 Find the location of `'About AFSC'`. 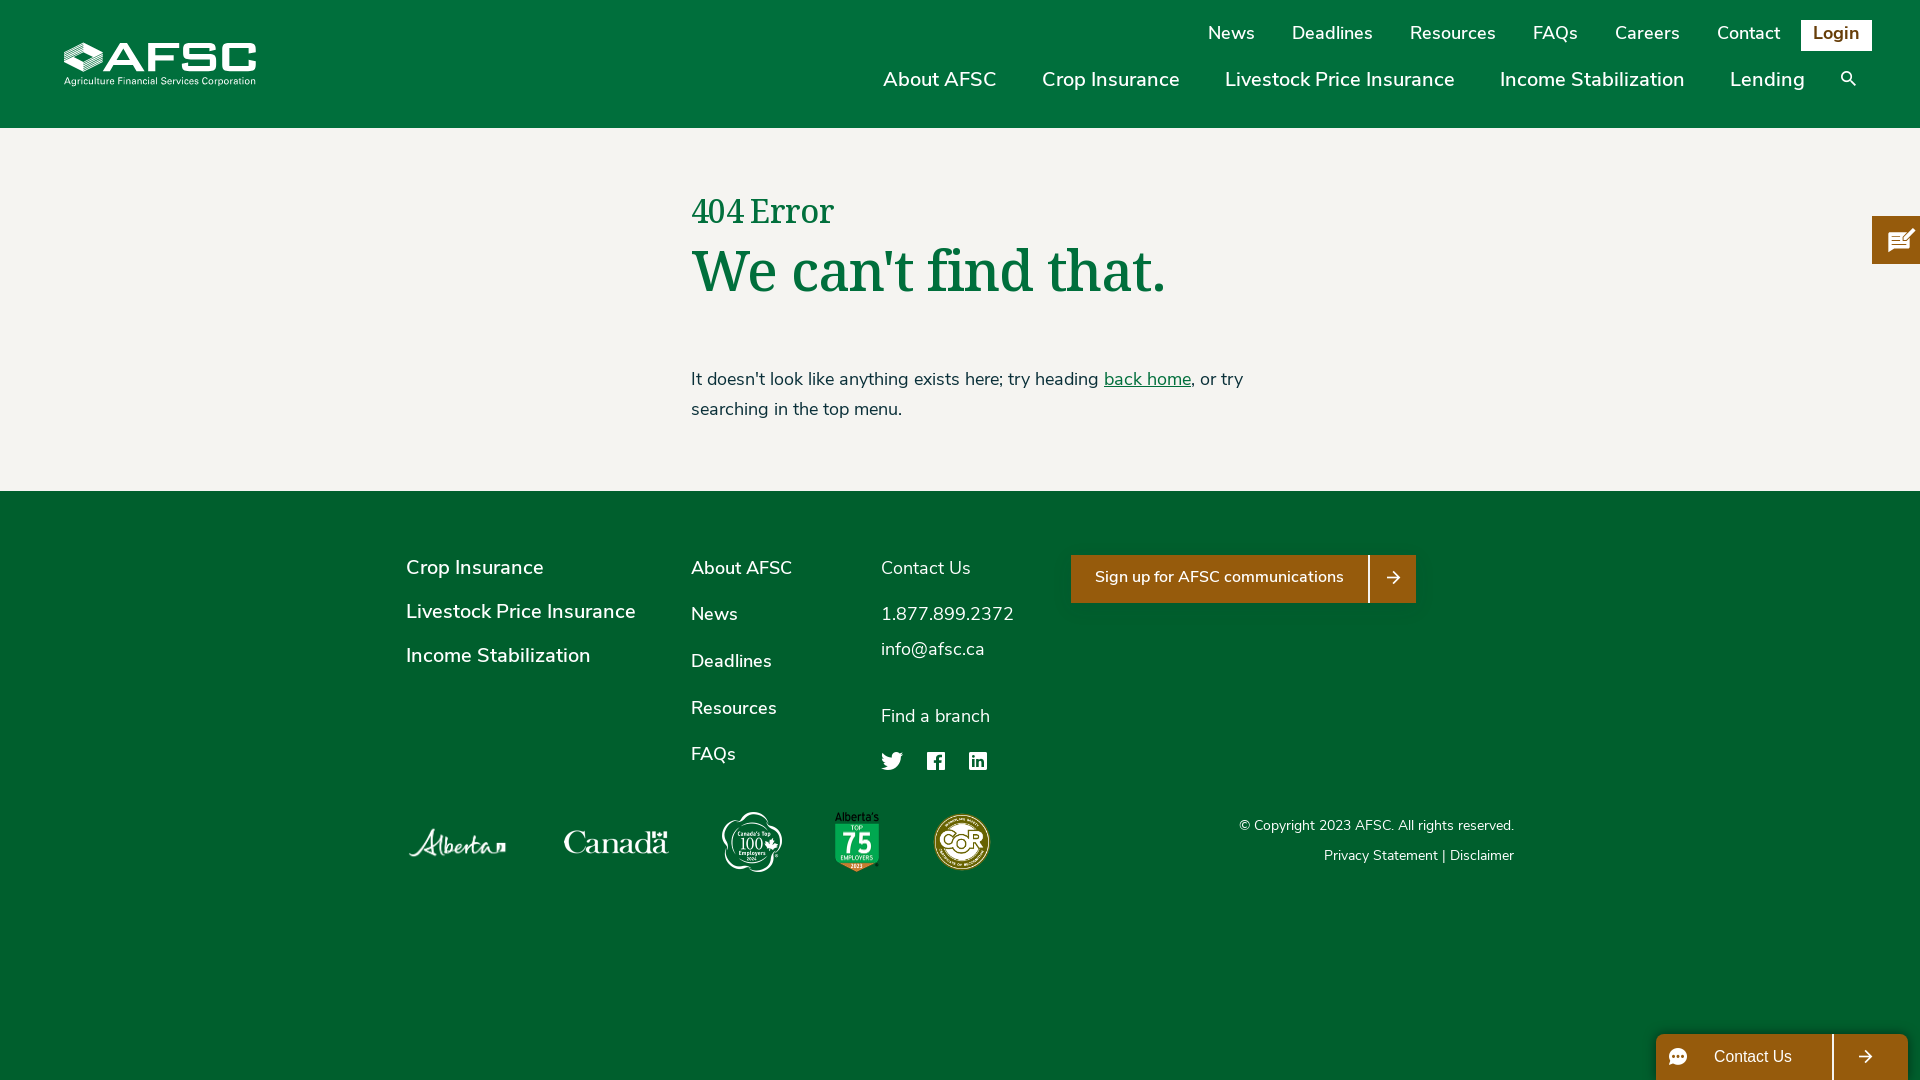

'About AFSC' is located at coordinates (939, 80).